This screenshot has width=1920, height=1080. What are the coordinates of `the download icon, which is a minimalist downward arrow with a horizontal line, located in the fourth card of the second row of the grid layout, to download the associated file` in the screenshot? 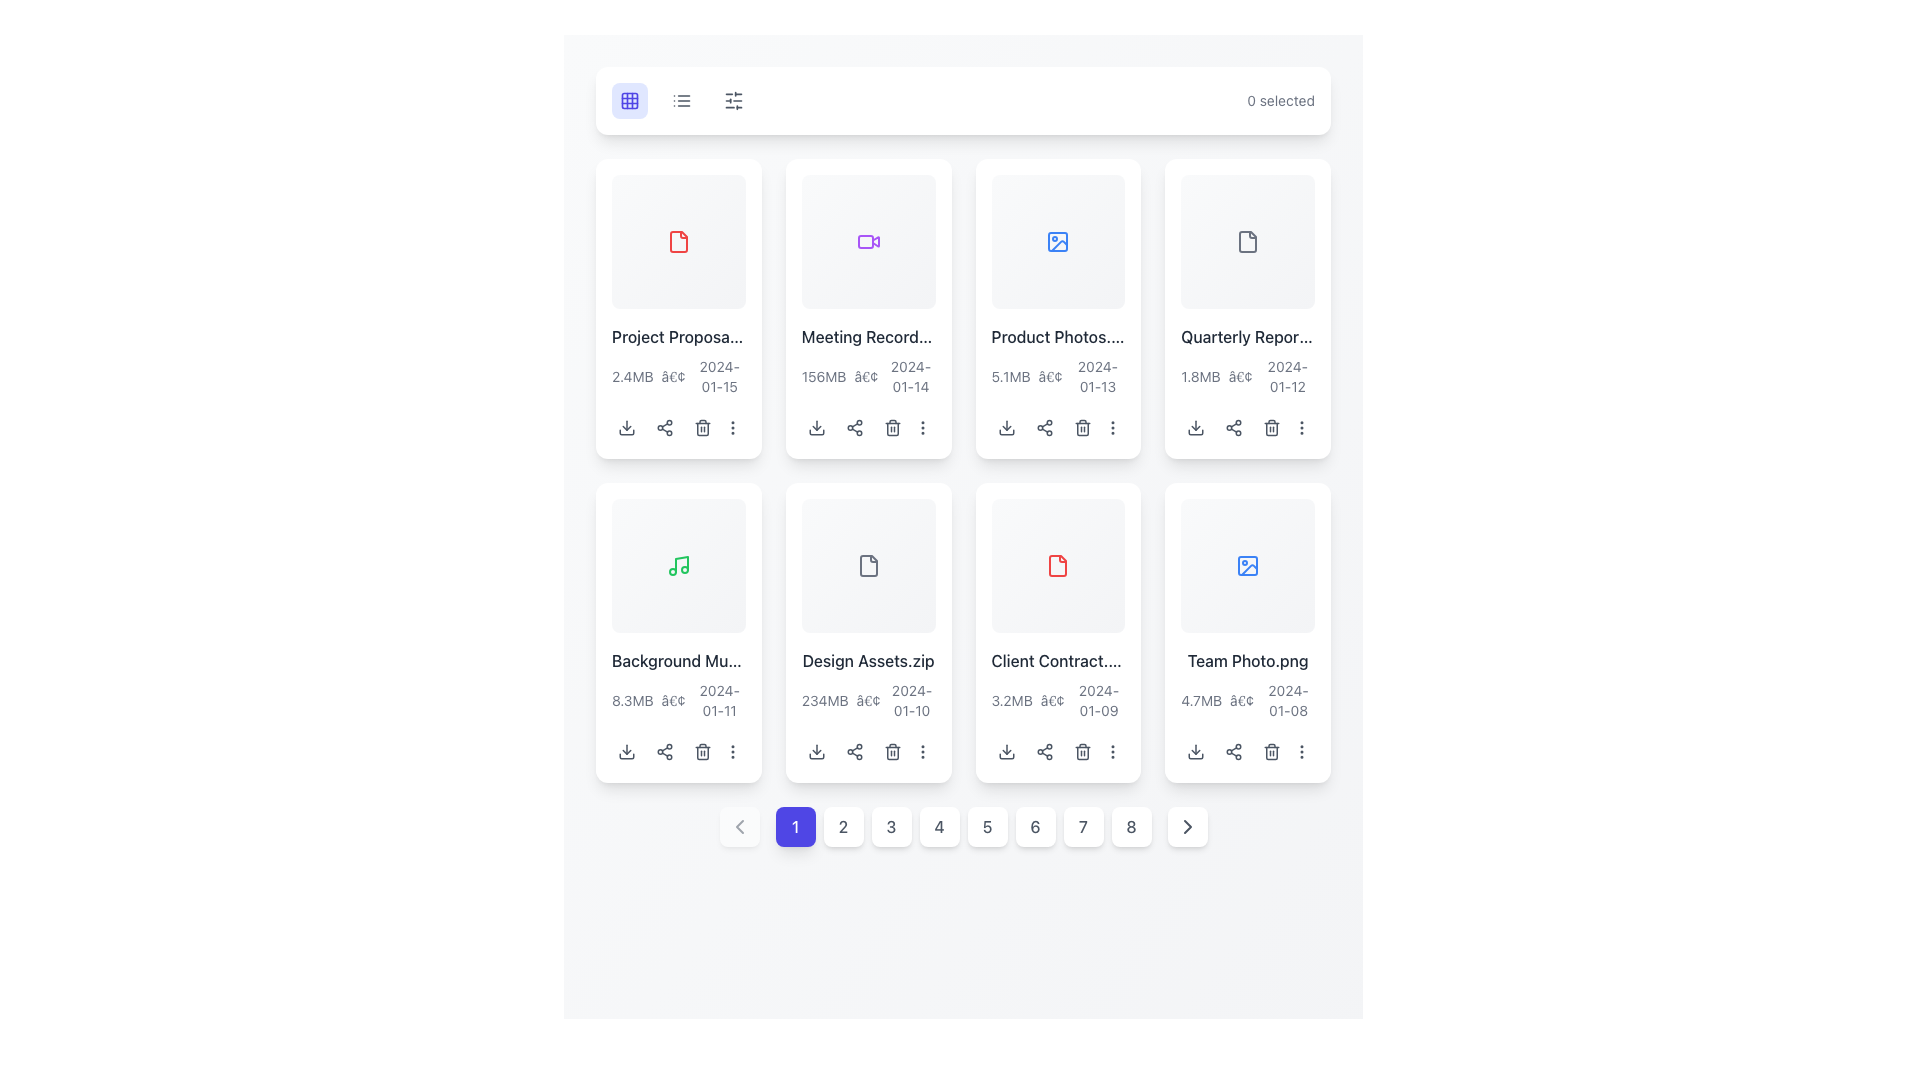 It's located at (1196, 426).